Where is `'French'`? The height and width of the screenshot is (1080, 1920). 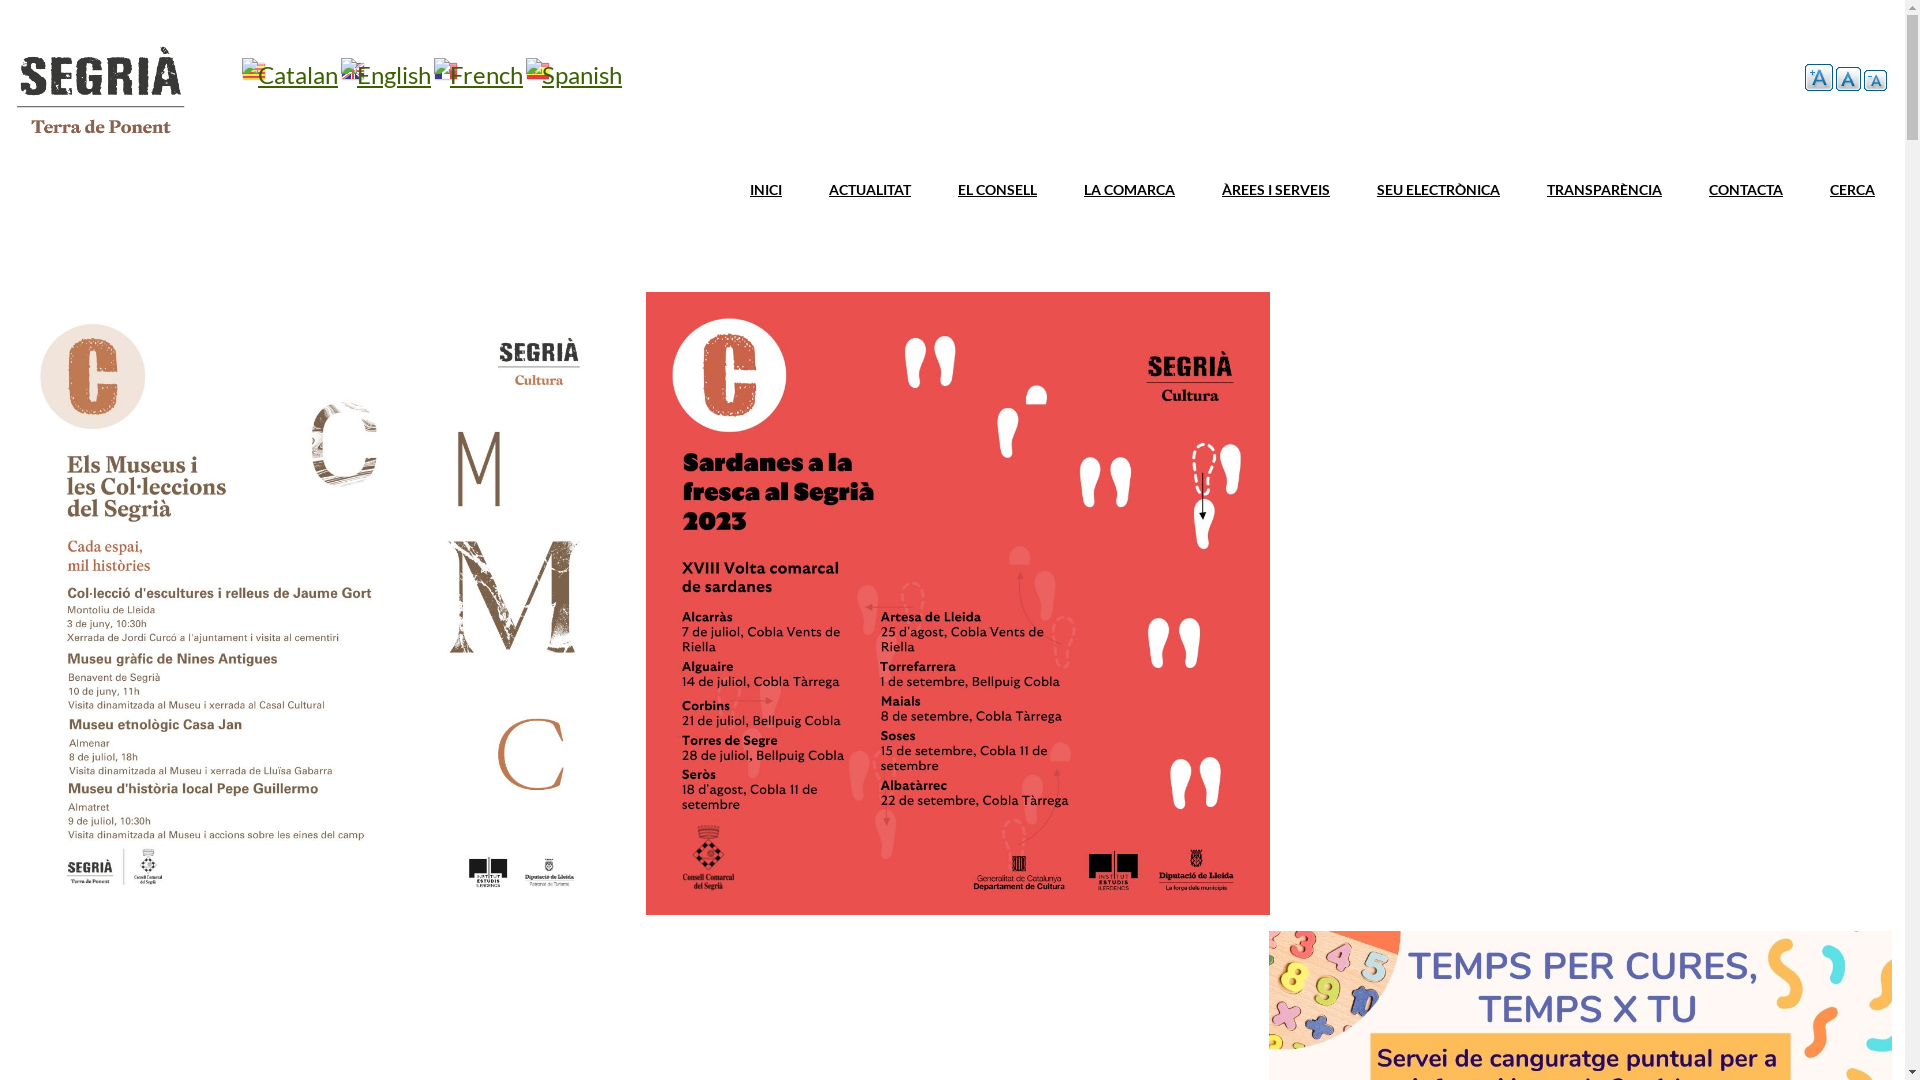
'French' is located at coordinates (477, 73).